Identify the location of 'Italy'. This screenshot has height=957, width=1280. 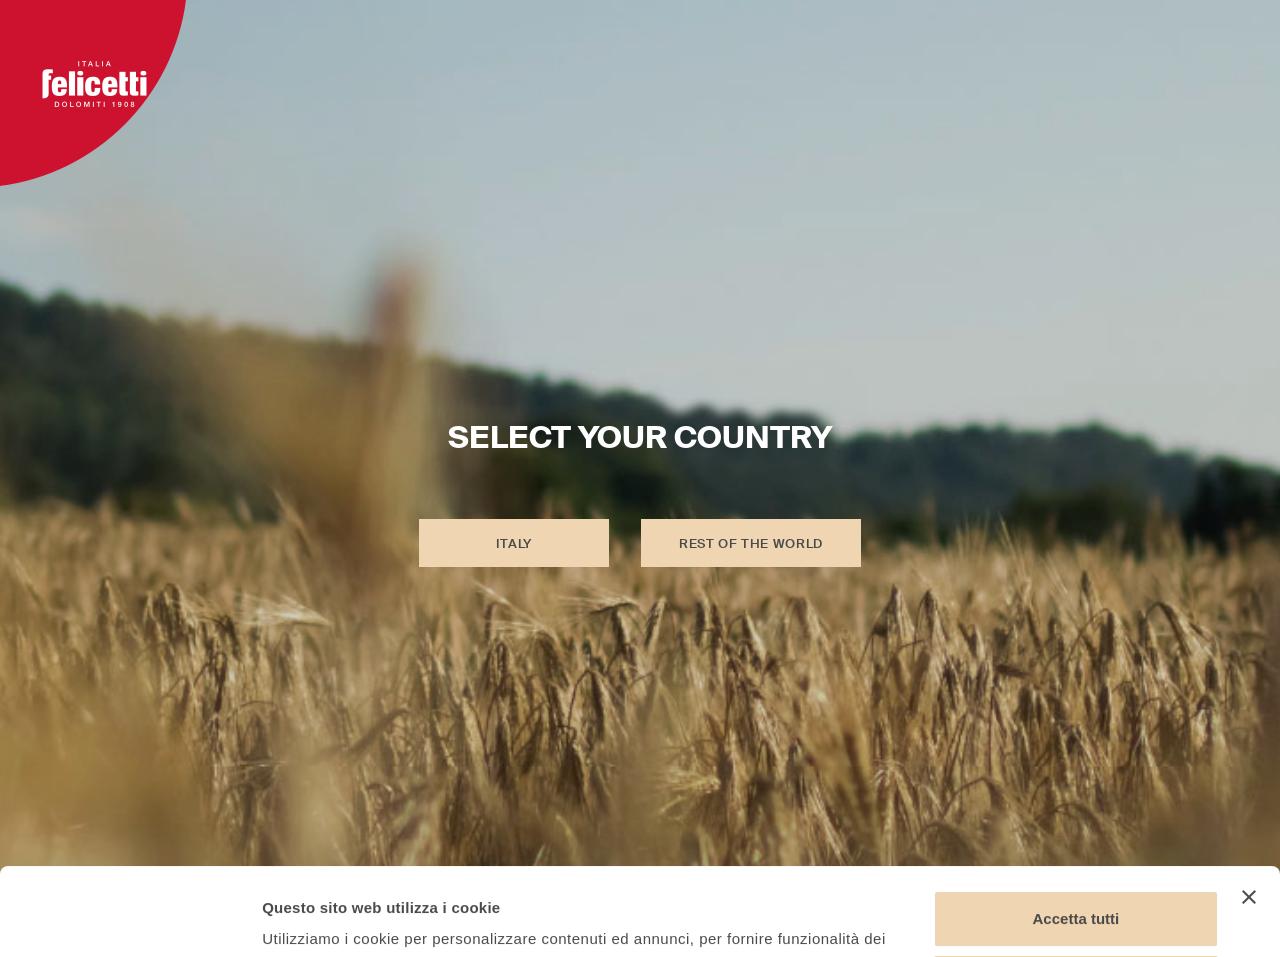
(513, 543).